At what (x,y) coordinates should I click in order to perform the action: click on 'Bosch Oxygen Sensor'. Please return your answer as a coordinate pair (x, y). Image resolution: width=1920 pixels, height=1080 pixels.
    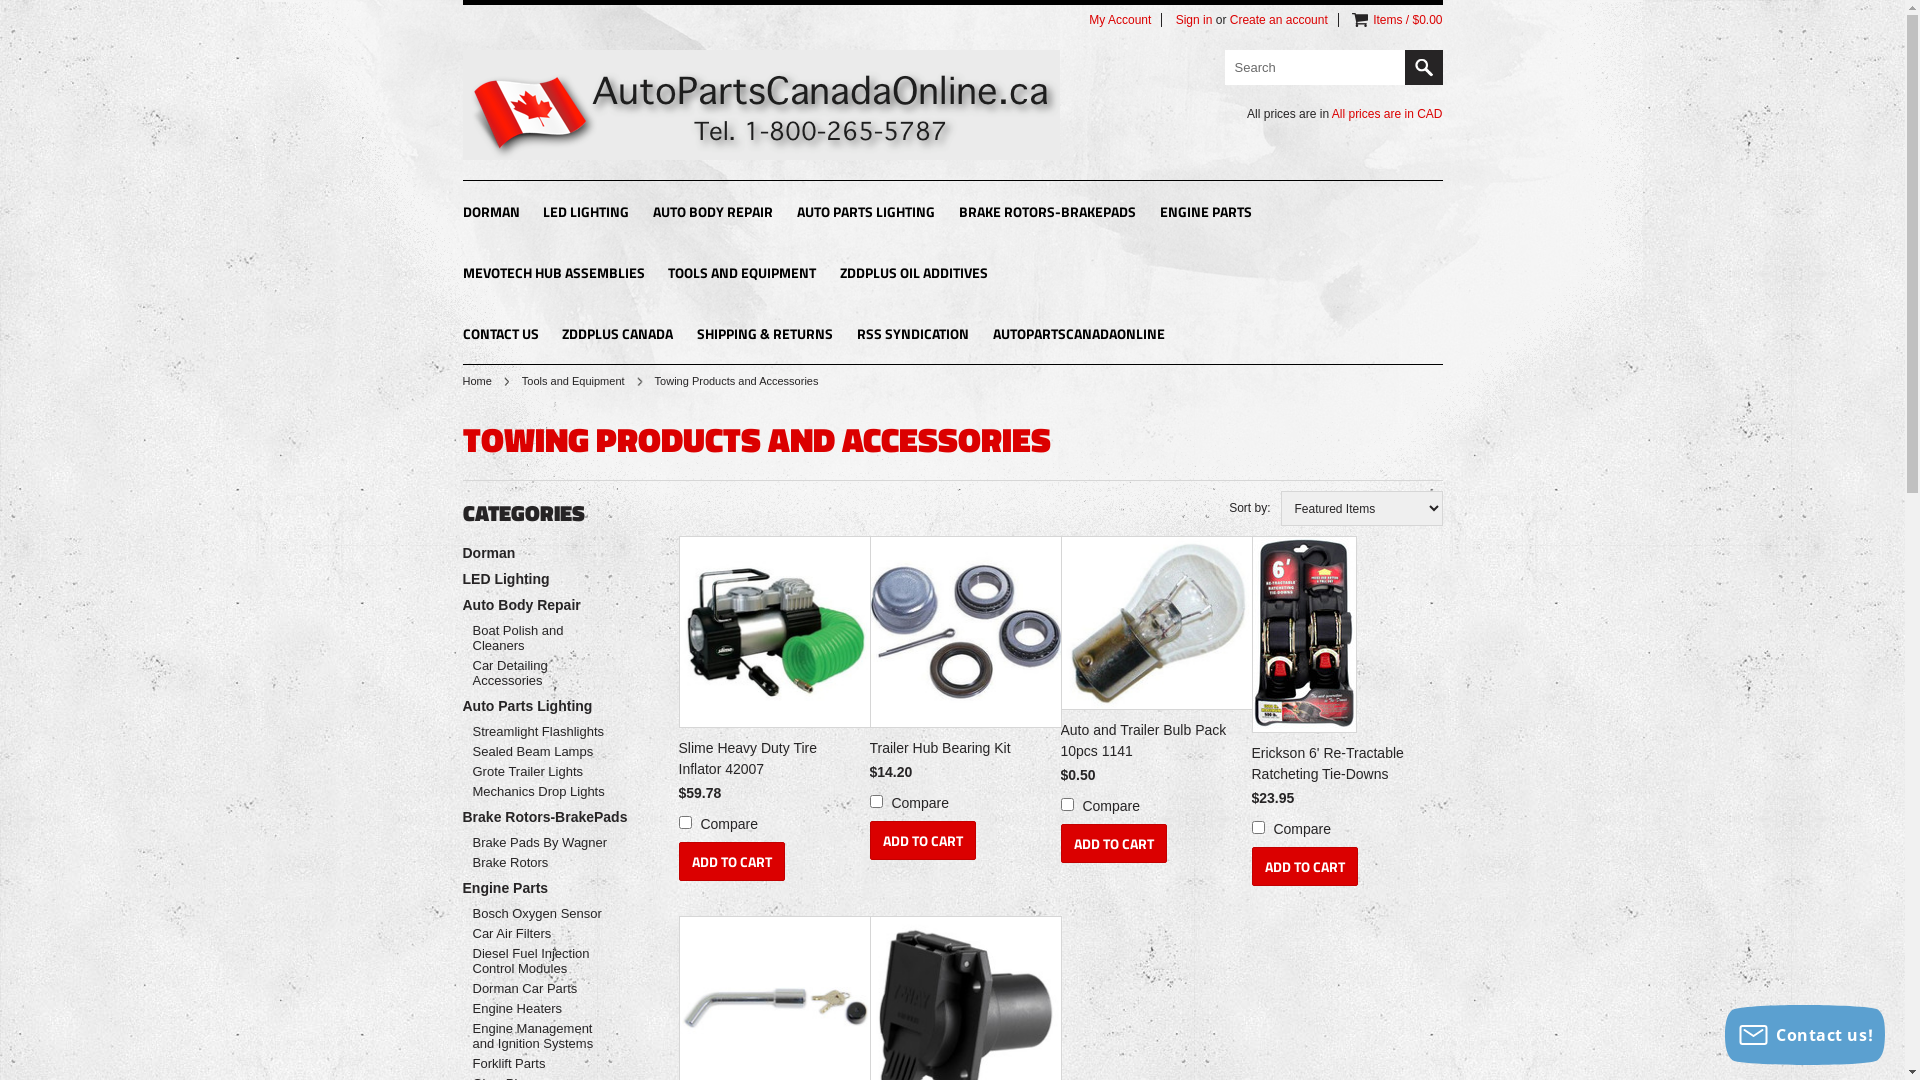
    Looking at the image, I should click on (542, 913).